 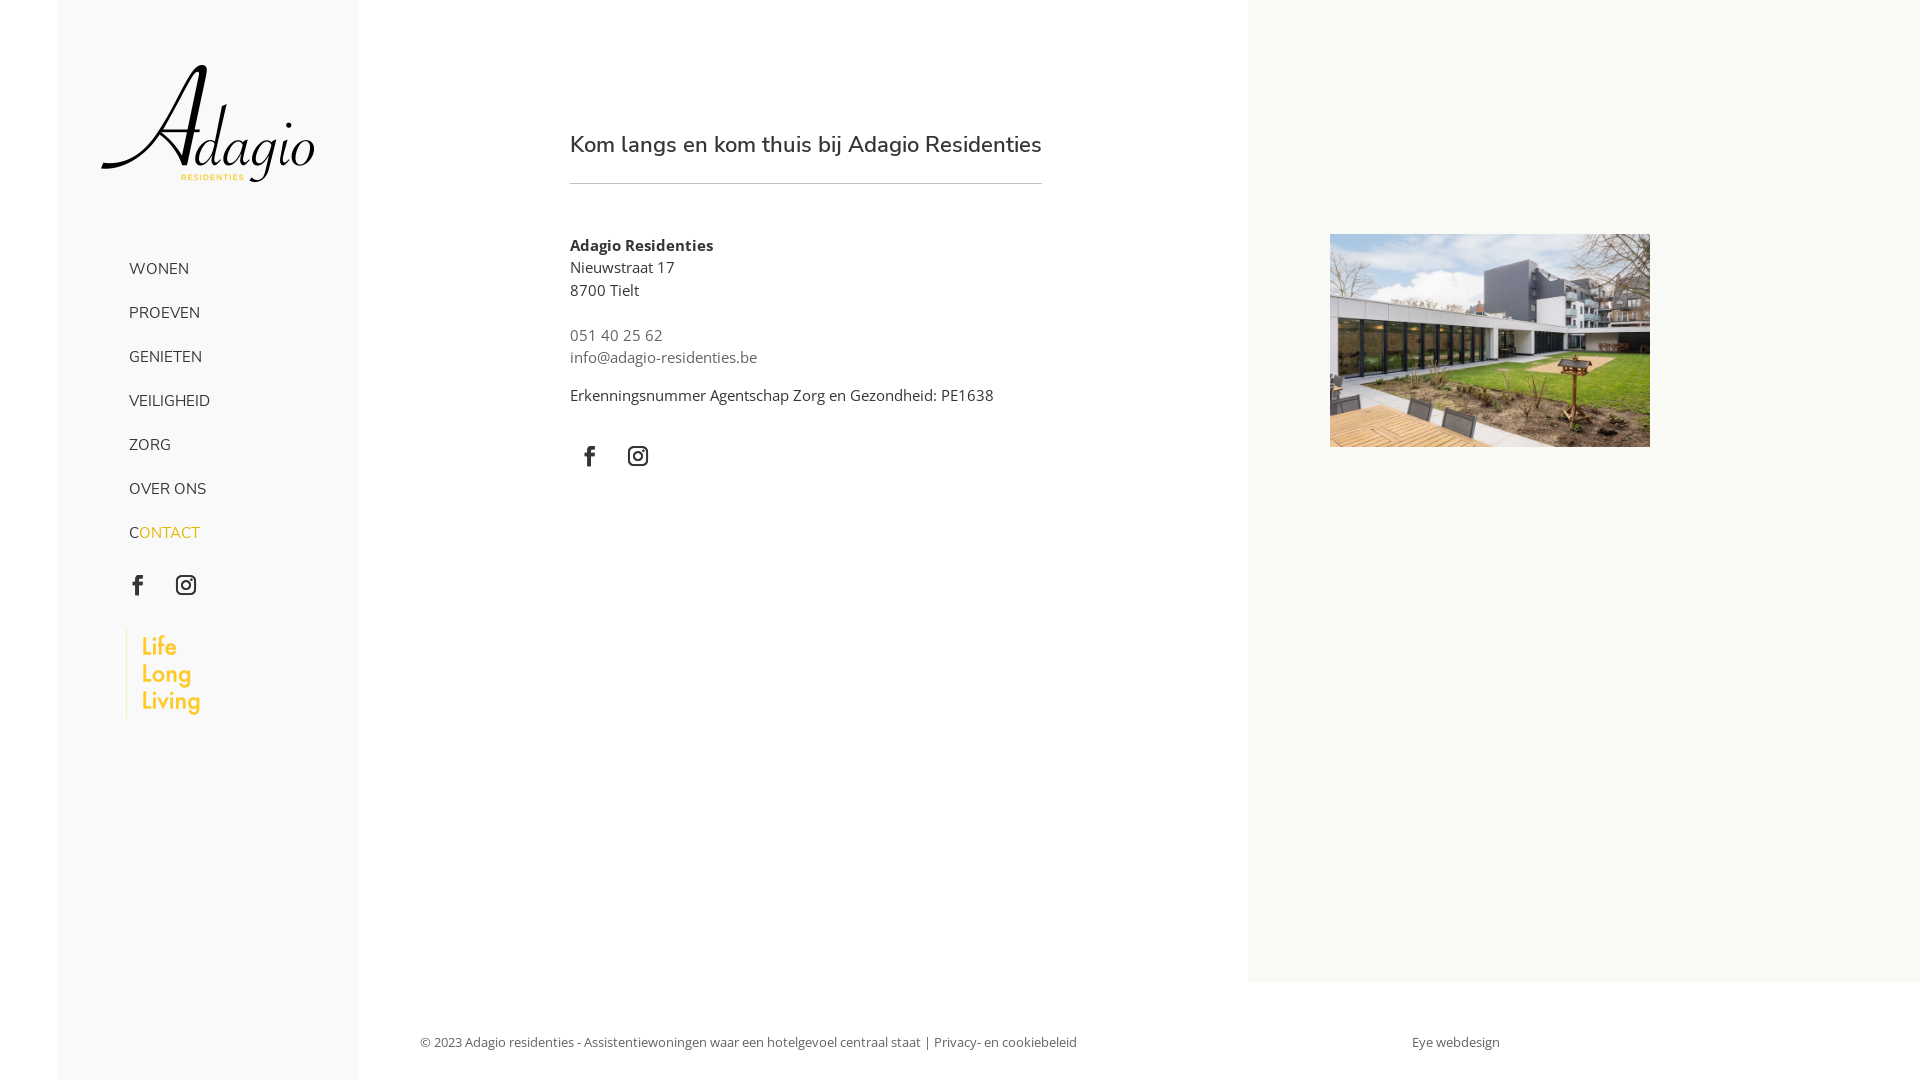 What do you see at coordinates (663, 356) in the screenshot?
I see `'info@adagio-residenties.be'` at bounding box center [663, 356].